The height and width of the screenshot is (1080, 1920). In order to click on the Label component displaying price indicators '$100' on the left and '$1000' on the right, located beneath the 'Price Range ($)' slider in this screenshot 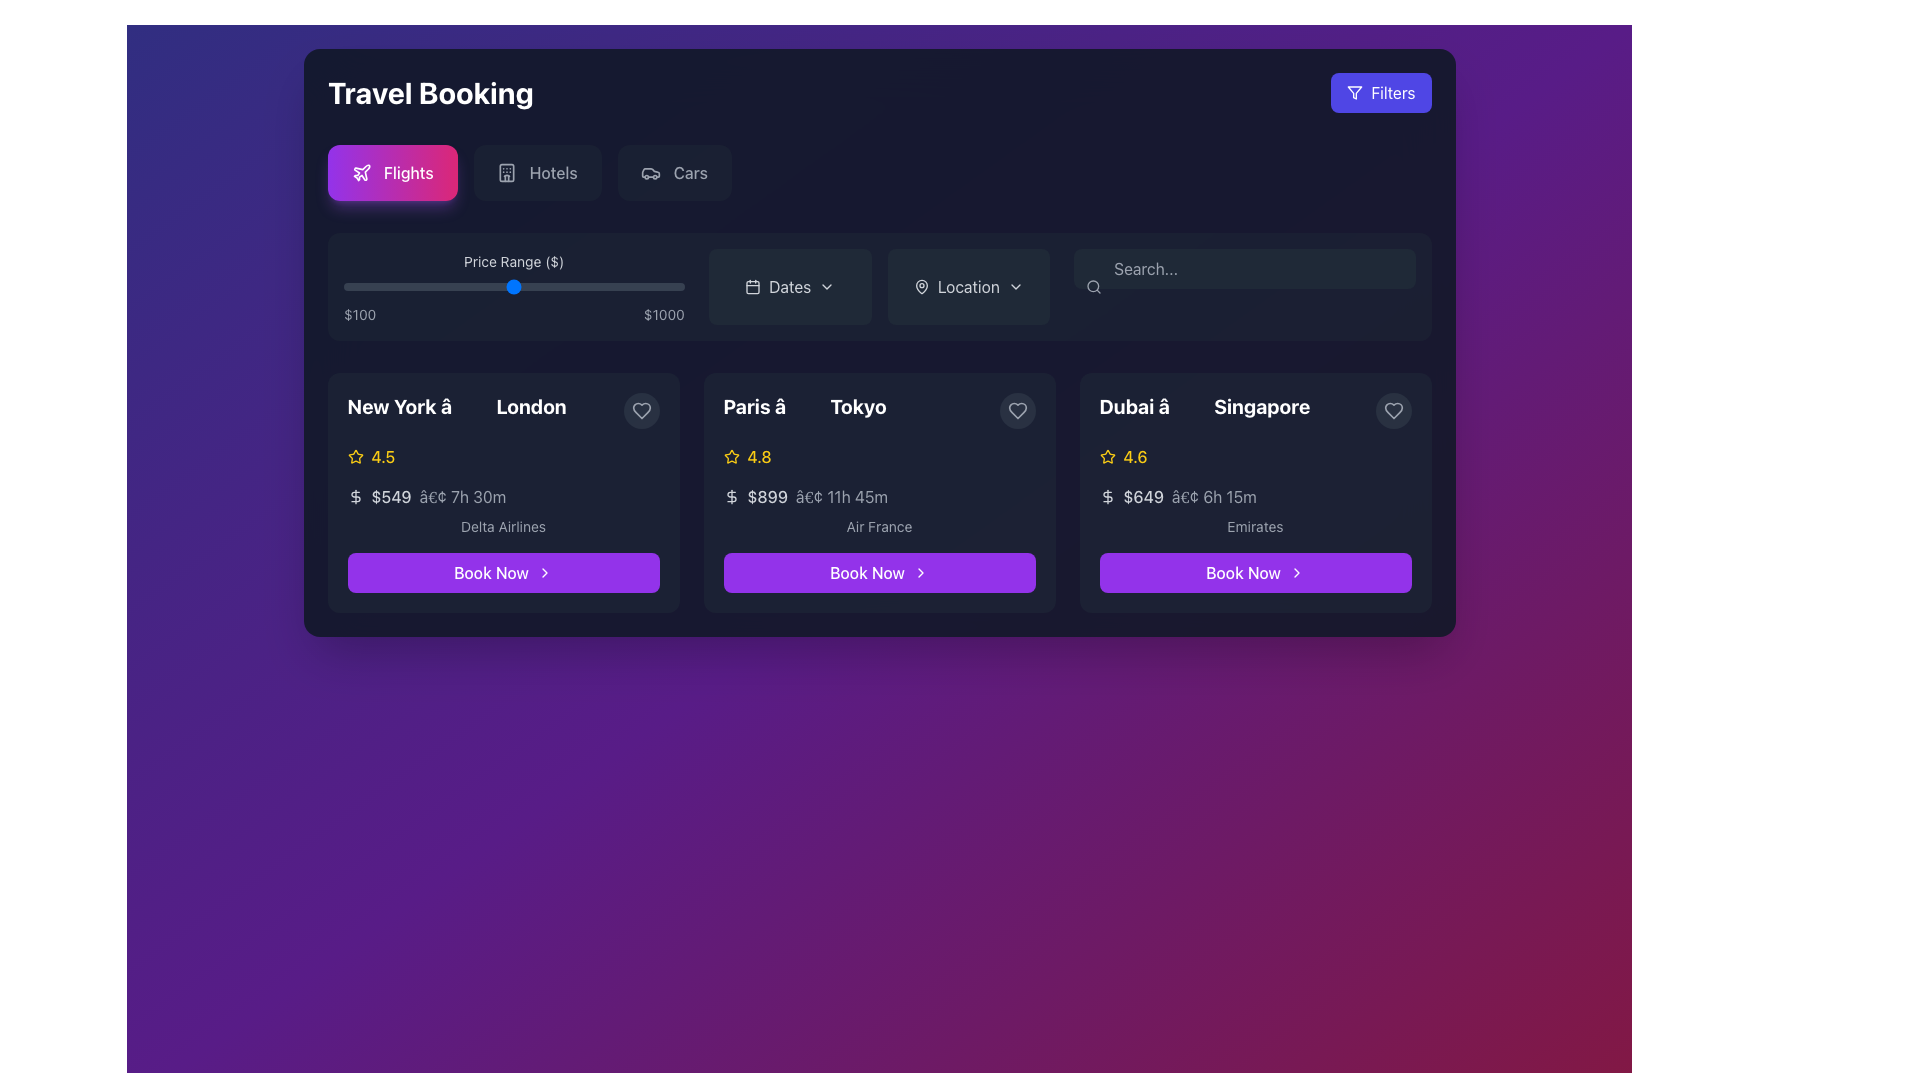, I will do `click(514, 315)`.